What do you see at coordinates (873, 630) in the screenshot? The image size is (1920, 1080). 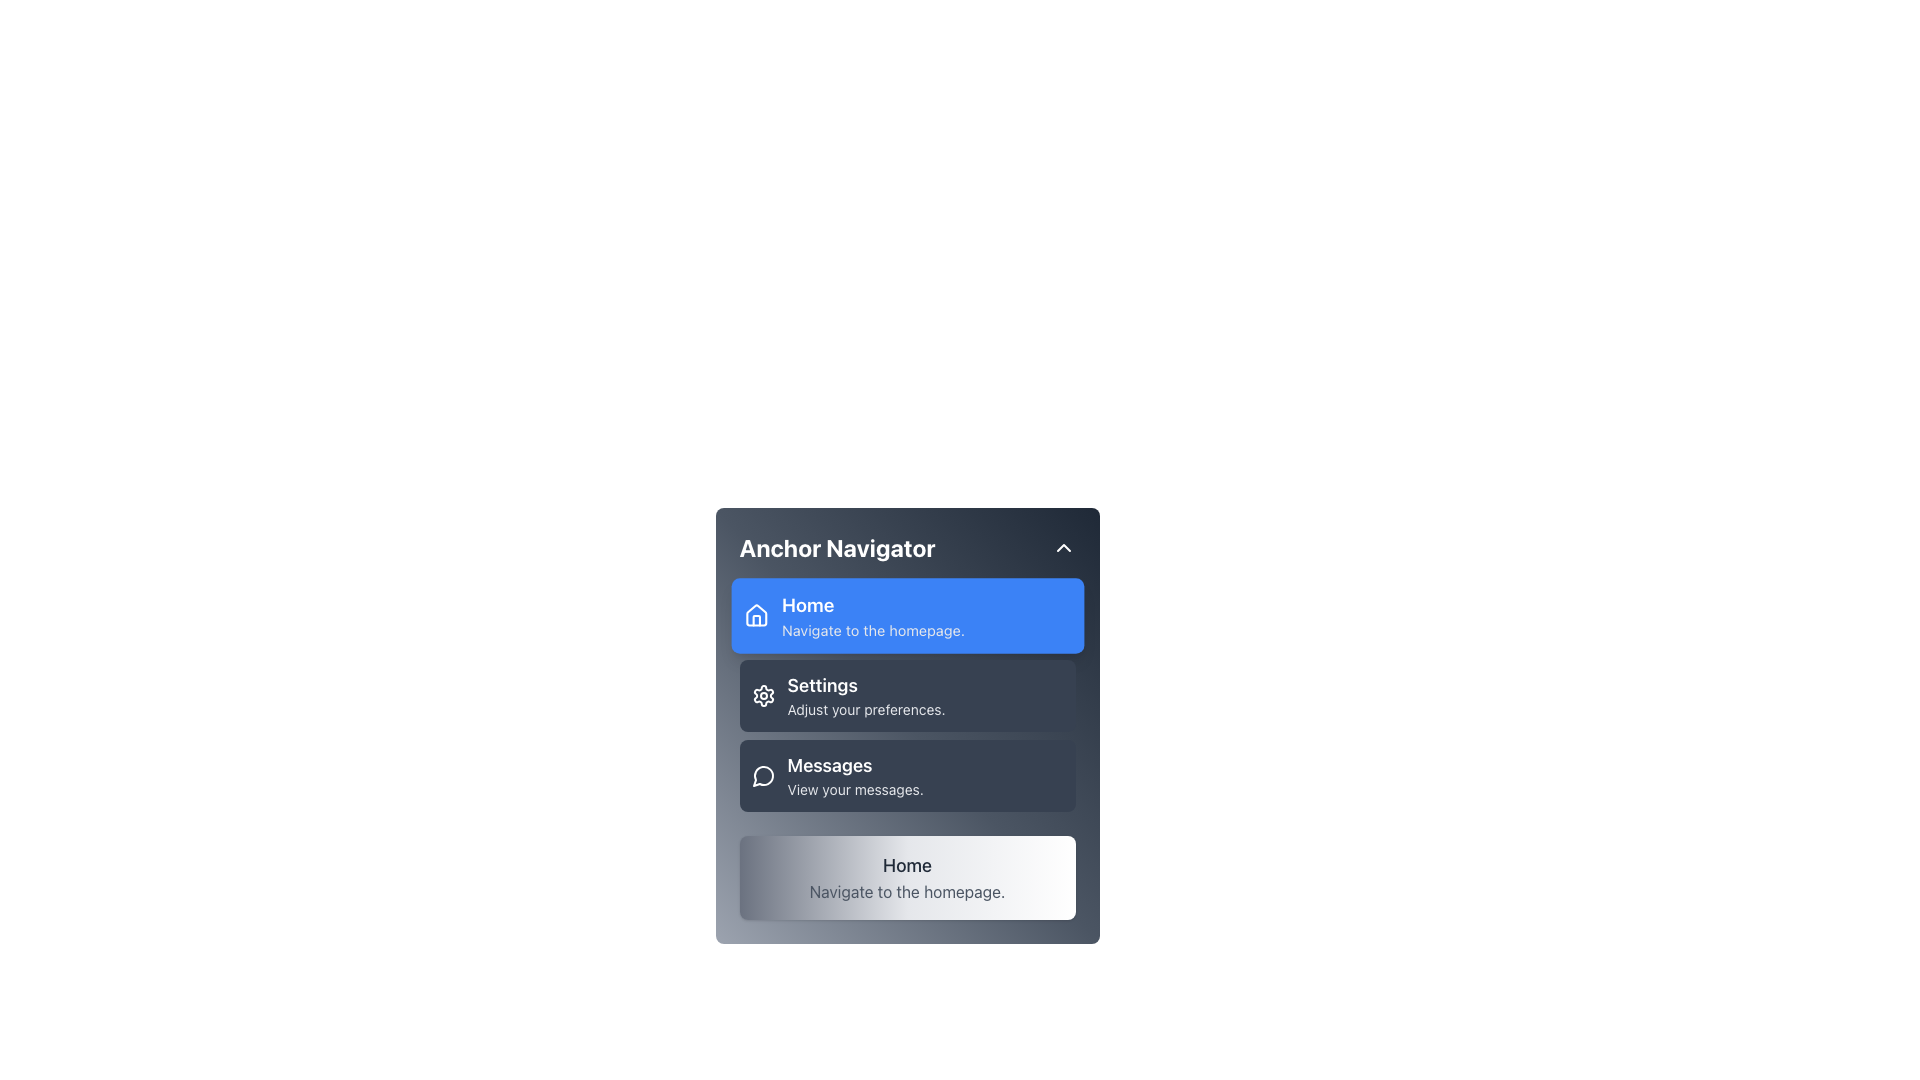 I see `the text label reading 'Navigate to the homepage.' which is styled in gray and located beneath the bold 'Home' title in the navigation menu` at bounding box center [873, 630].